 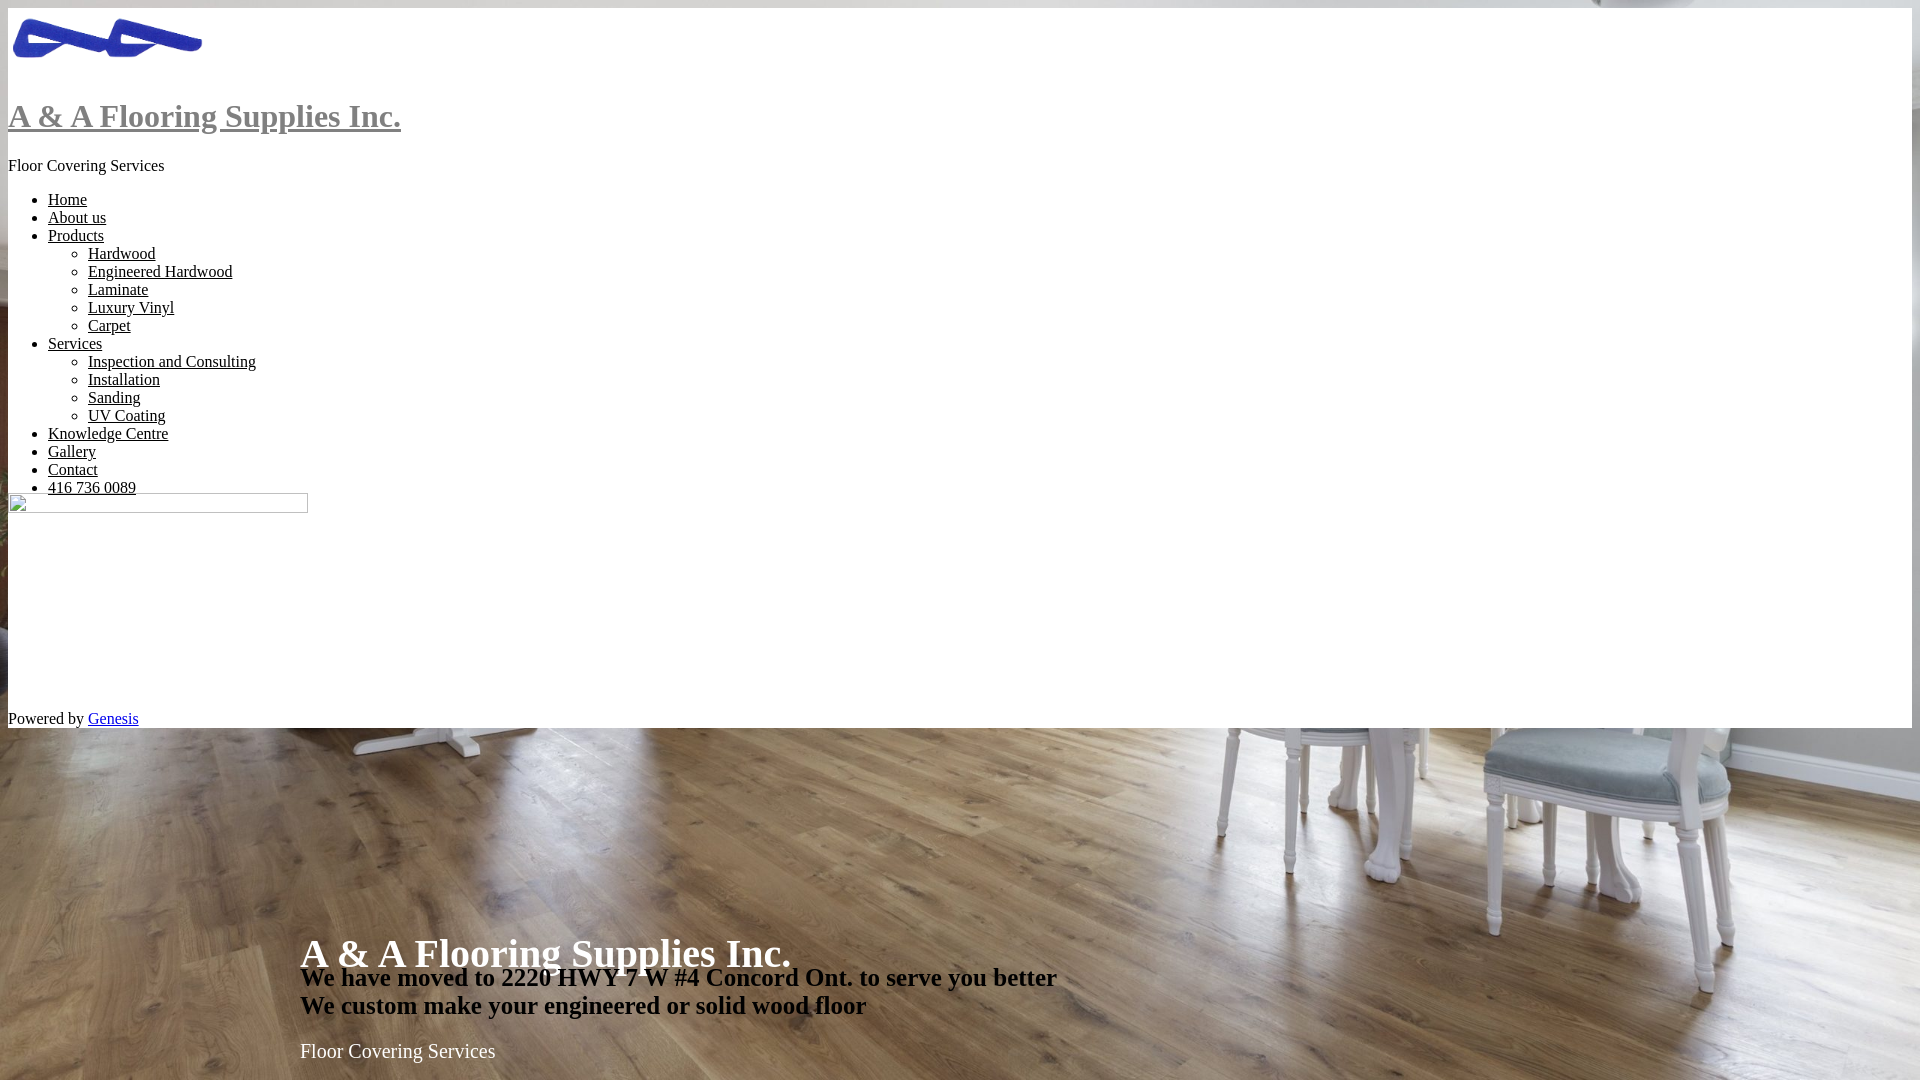 I want to click on 'Luxury Vinyl', so click(x=129, y=307).